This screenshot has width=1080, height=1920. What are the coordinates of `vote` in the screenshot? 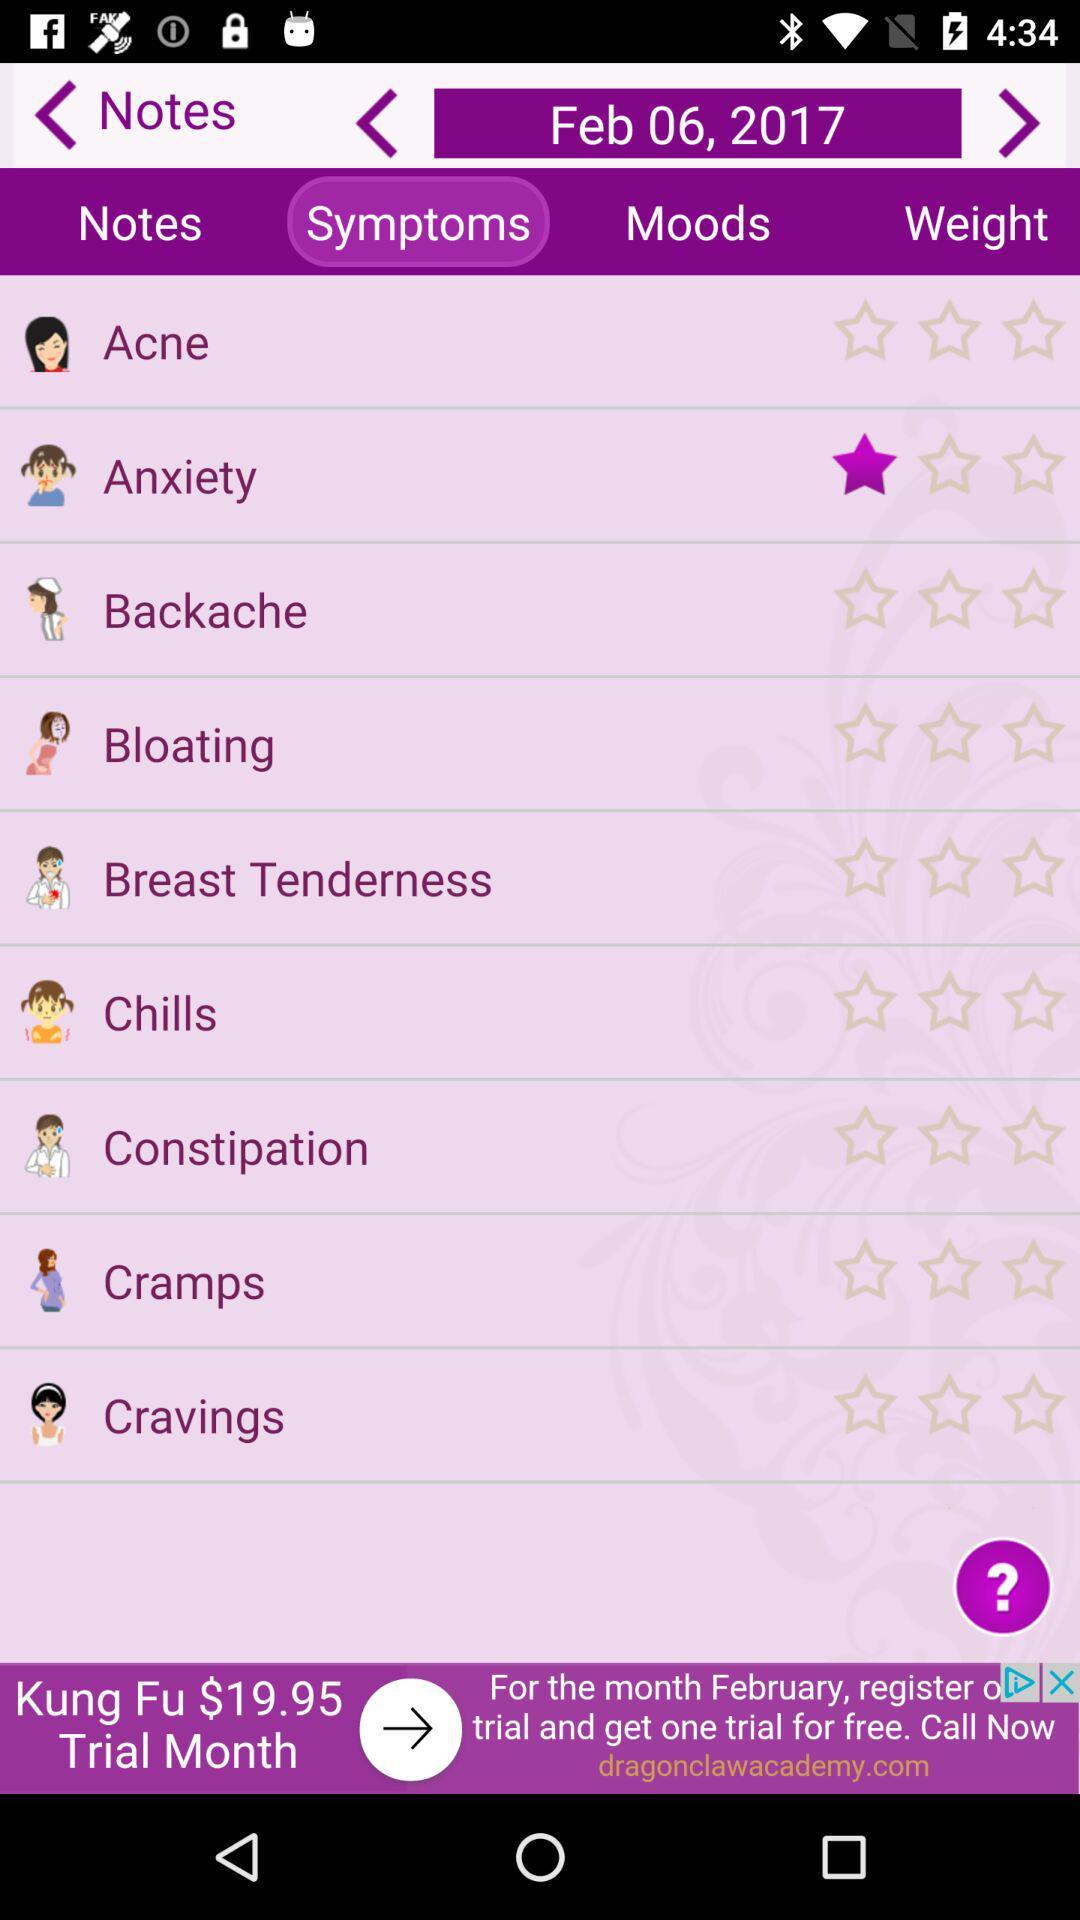 It's located at (947, 608).